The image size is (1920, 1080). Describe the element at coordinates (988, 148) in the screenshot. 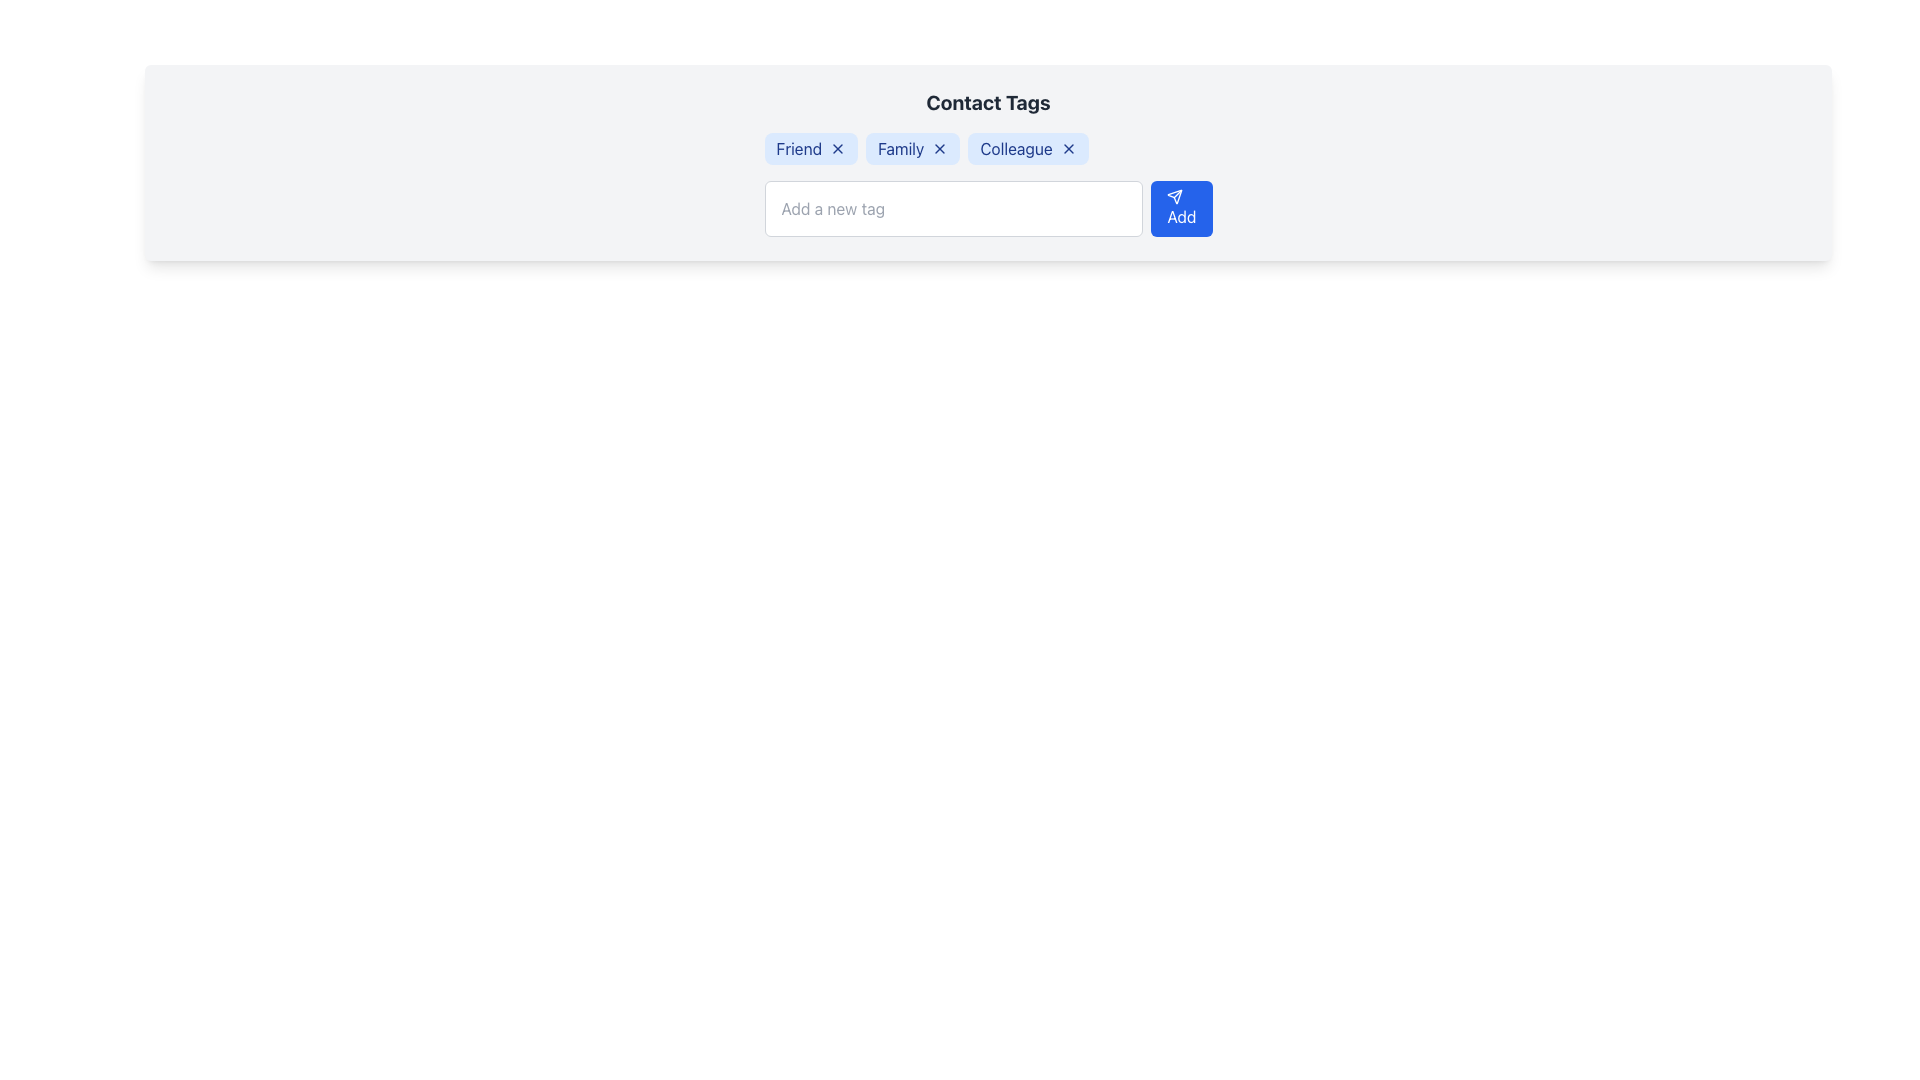

I see `the 'Friend', 'Family', or 'Colleague' tag below the 'Contact Tags' text` at that location.